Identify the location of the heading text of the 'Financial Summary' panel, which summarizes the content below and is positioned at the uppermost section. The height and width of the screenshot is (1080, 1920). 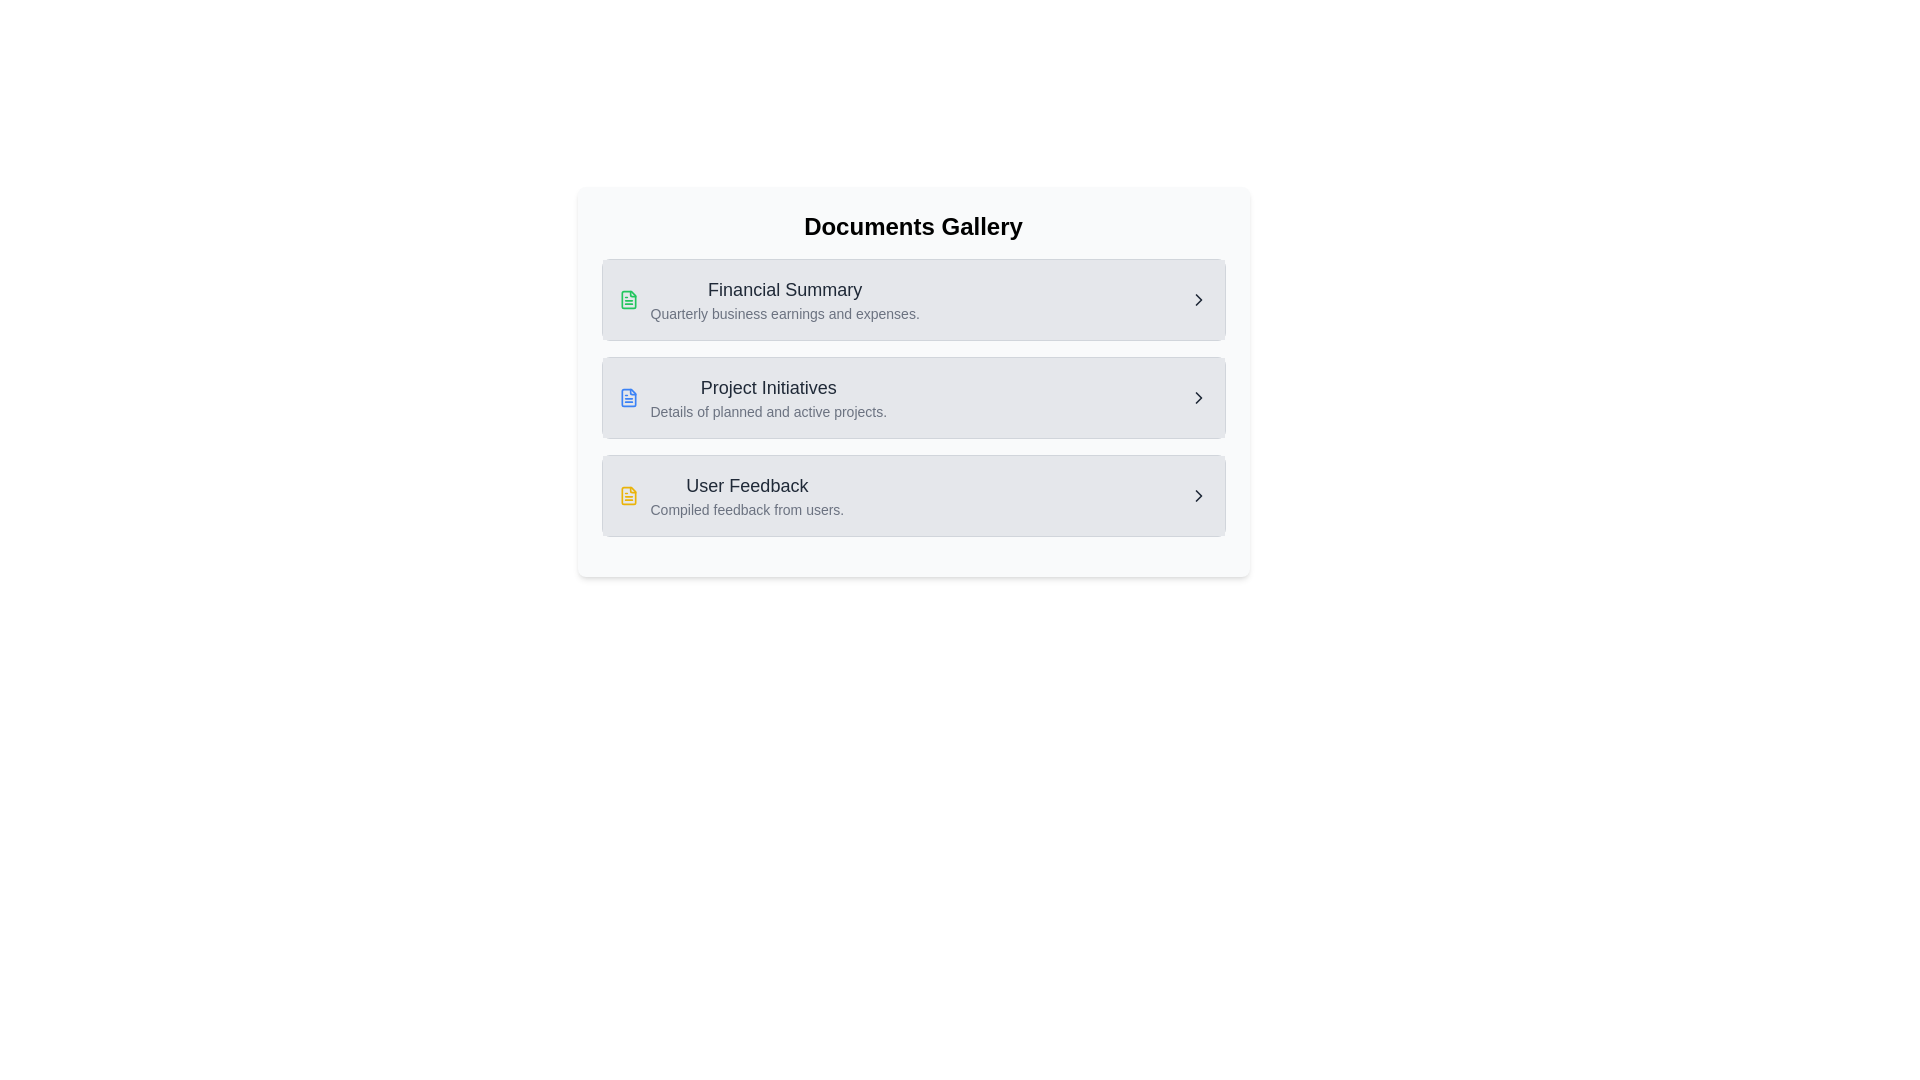
(784, 289).